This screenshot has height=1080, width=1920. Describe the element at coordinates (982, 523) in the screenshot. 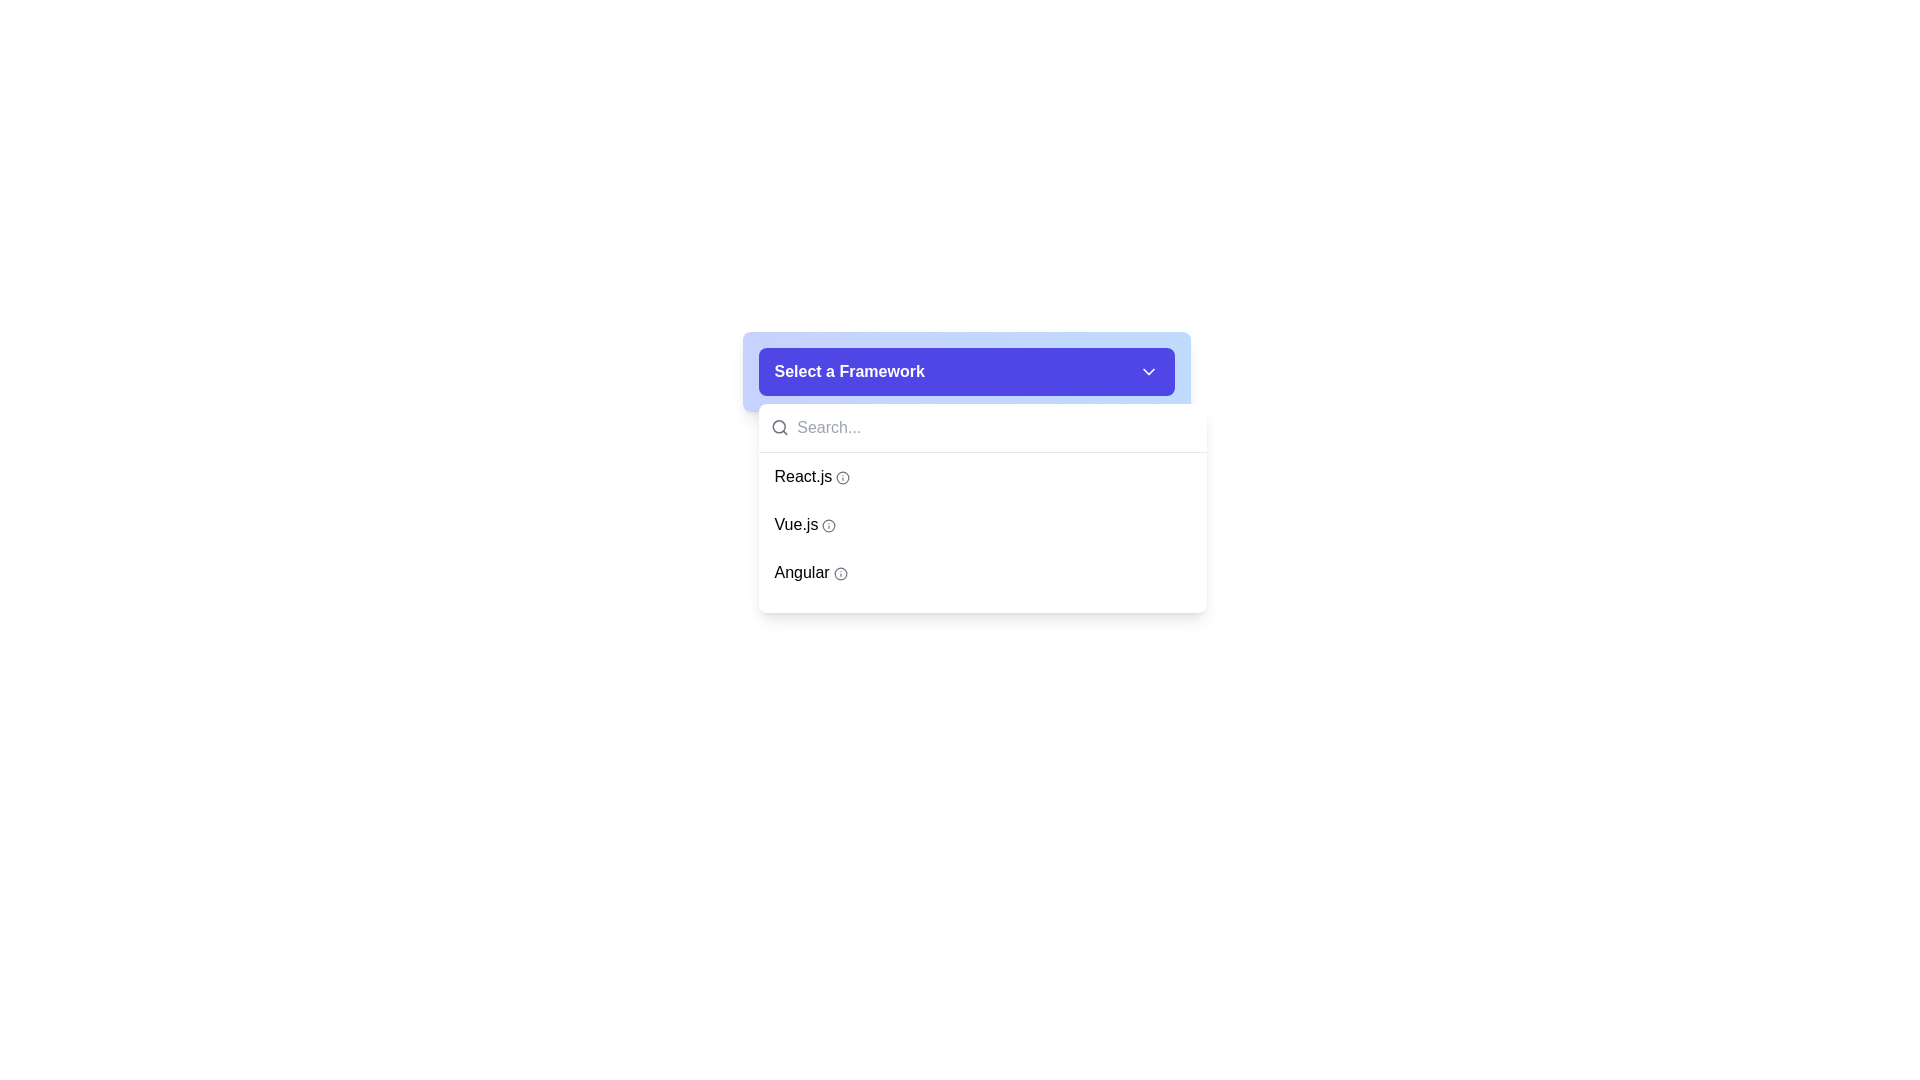

I see `the second selectable option in the dropdown list` at that location.